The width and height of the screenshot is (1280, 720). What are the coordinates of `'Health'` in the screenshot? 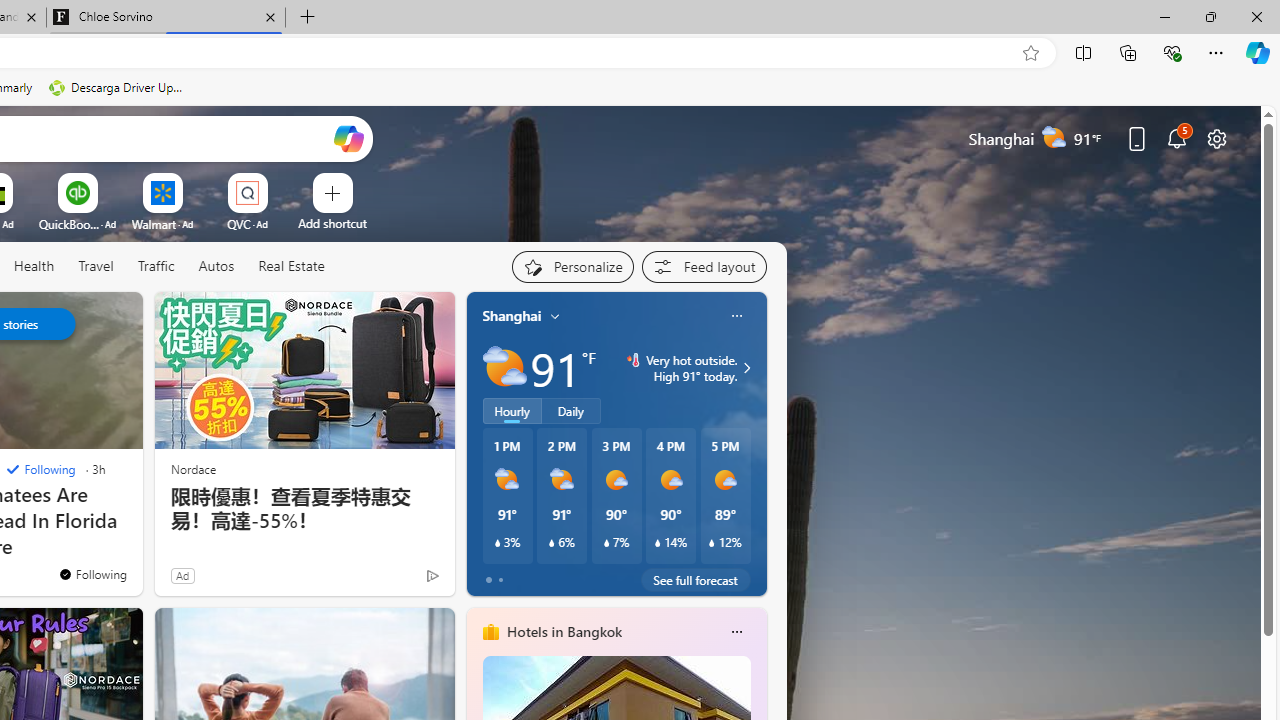 It's located at (33, 266).